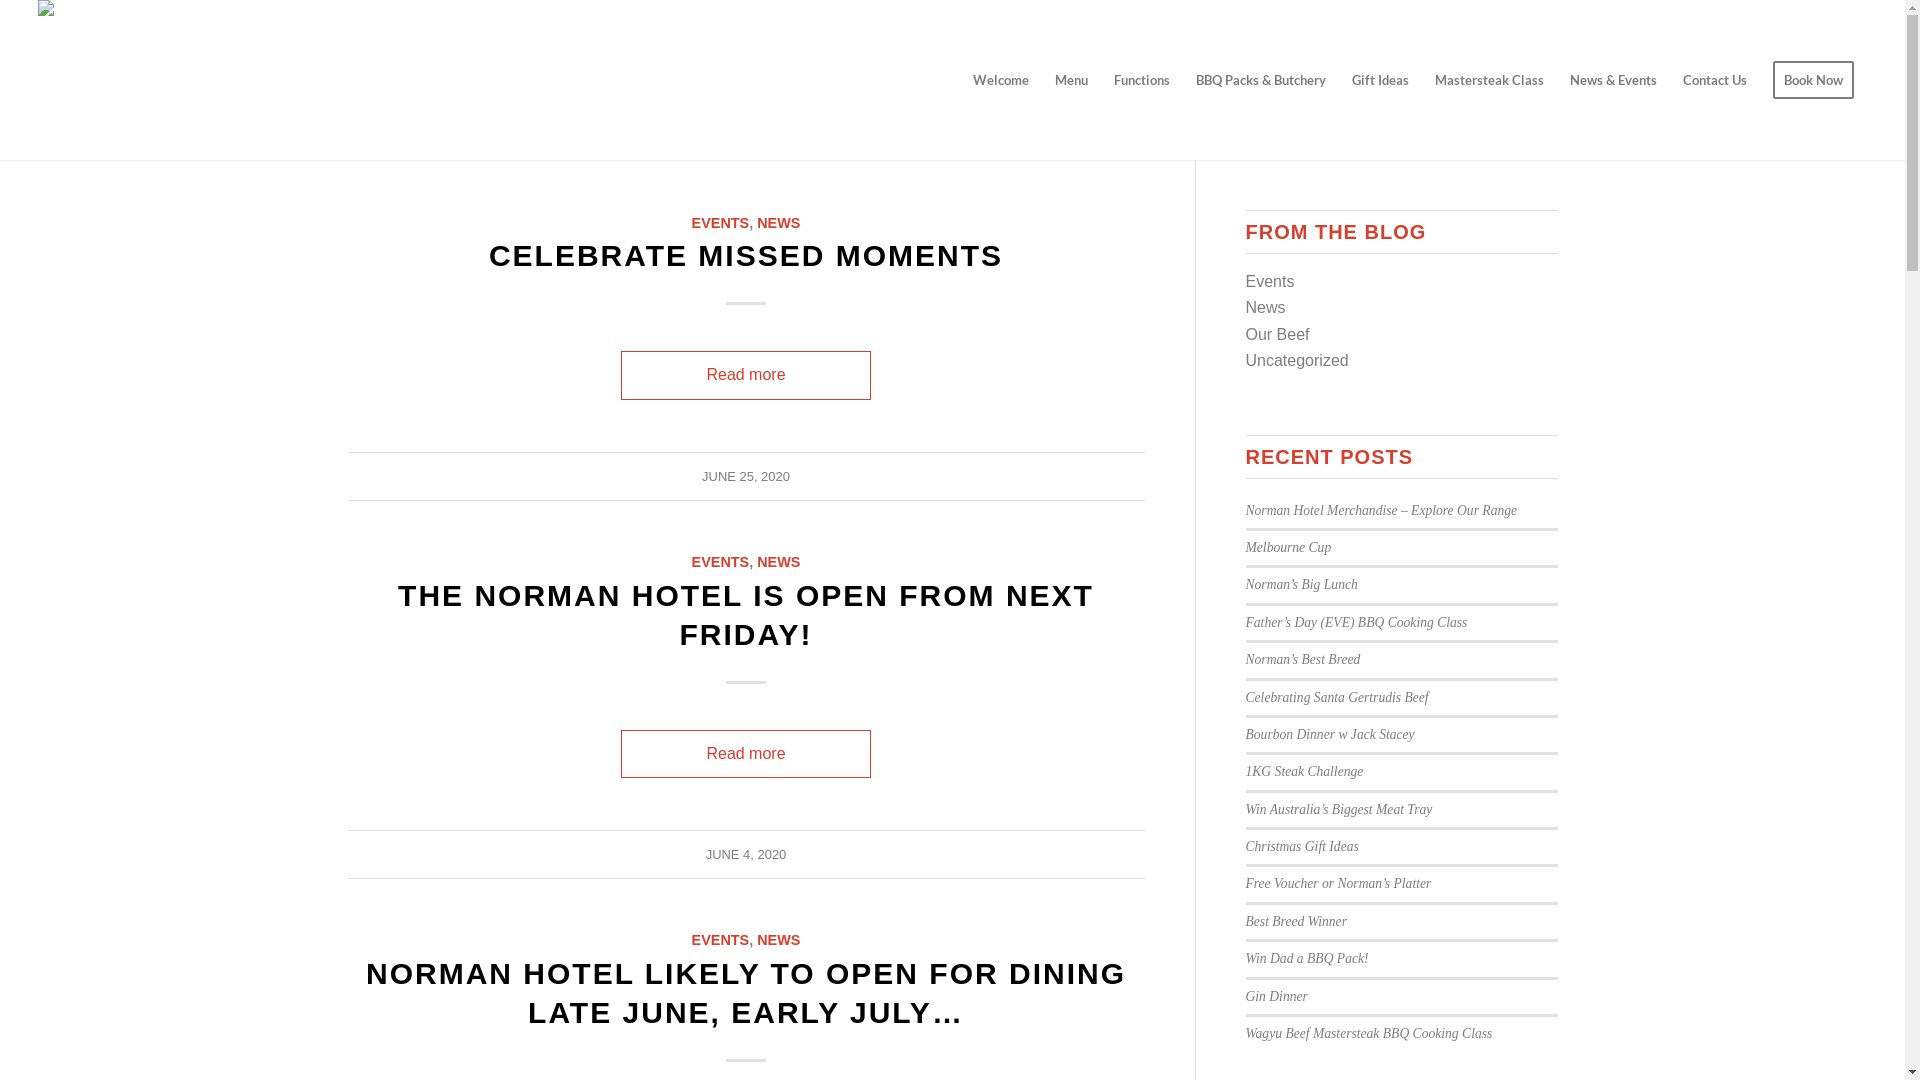 This screenshot has height=1080, width=1920. Describe the element at coordinates (1289, 547) in the screenshot. I see `'Melbourne Cup'` at that location.